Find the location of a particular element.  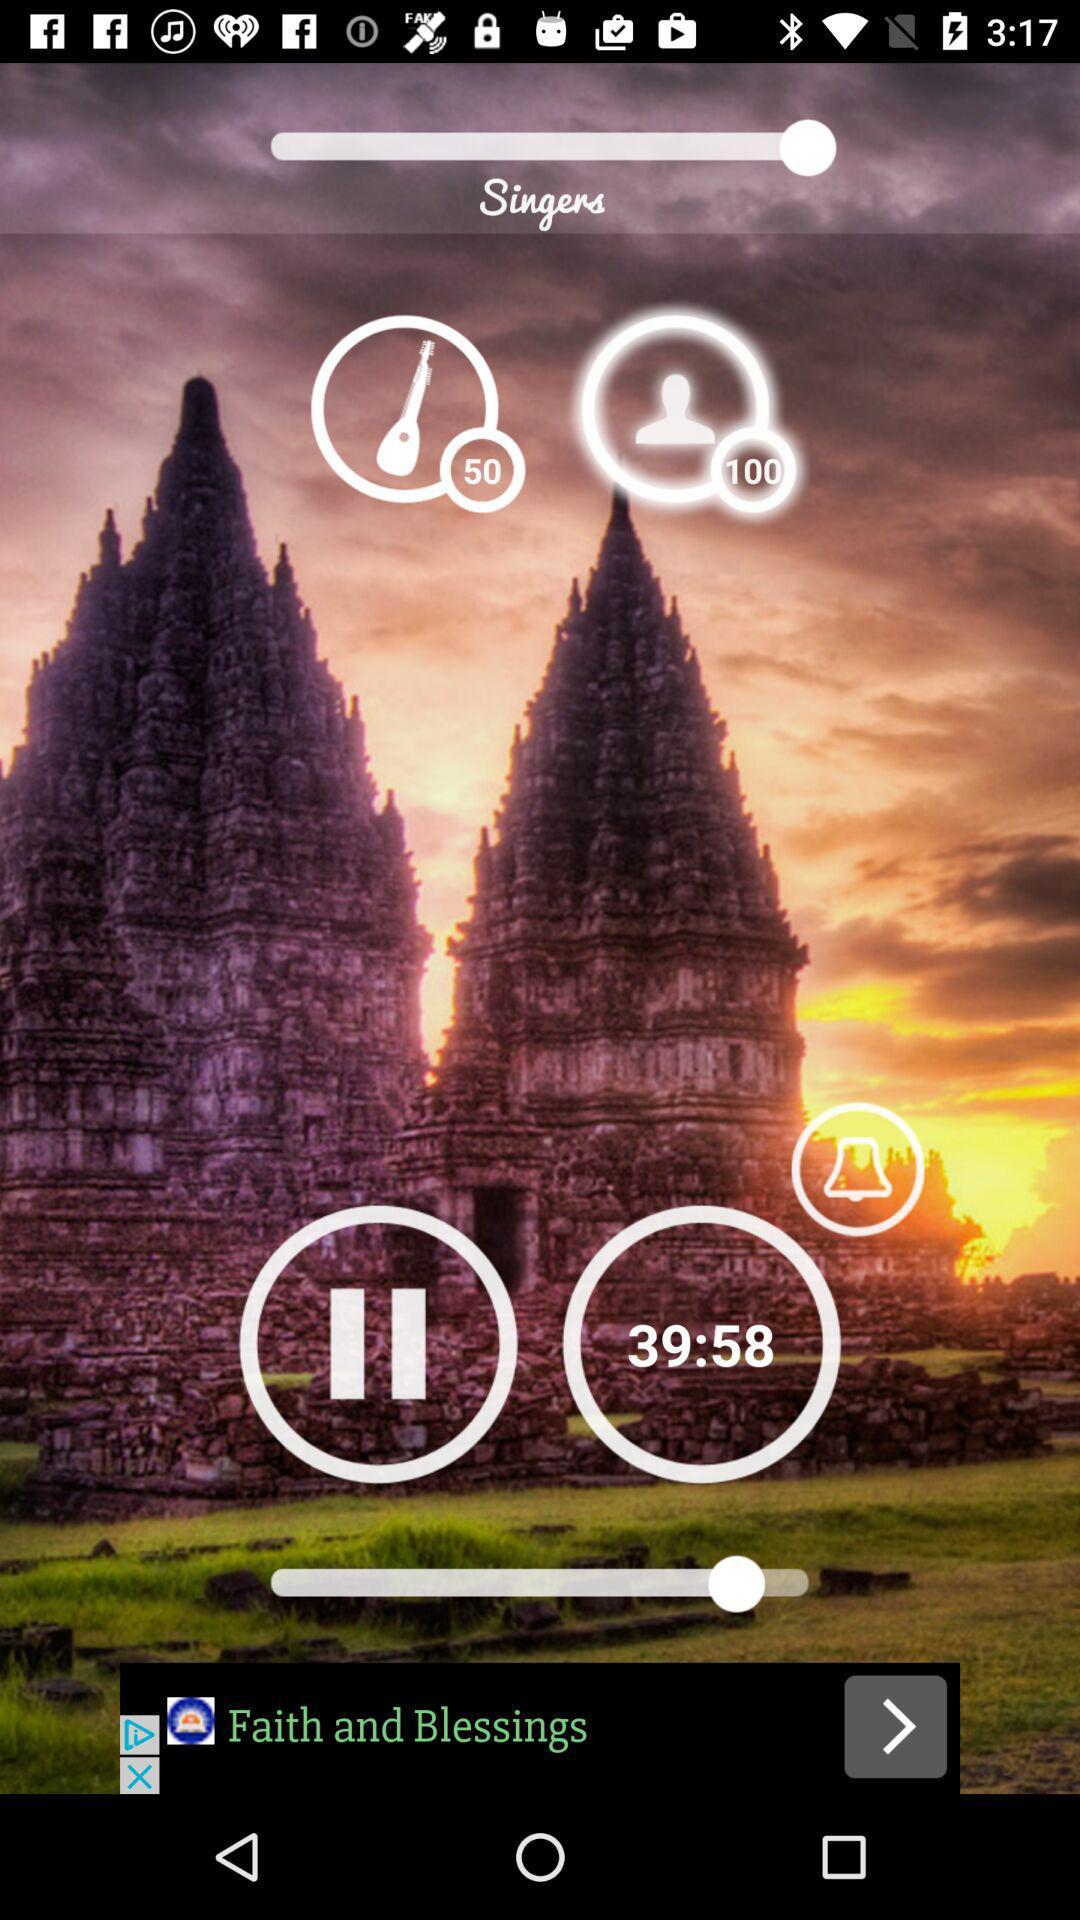

continue playing is located at coordinates (700, 1343).